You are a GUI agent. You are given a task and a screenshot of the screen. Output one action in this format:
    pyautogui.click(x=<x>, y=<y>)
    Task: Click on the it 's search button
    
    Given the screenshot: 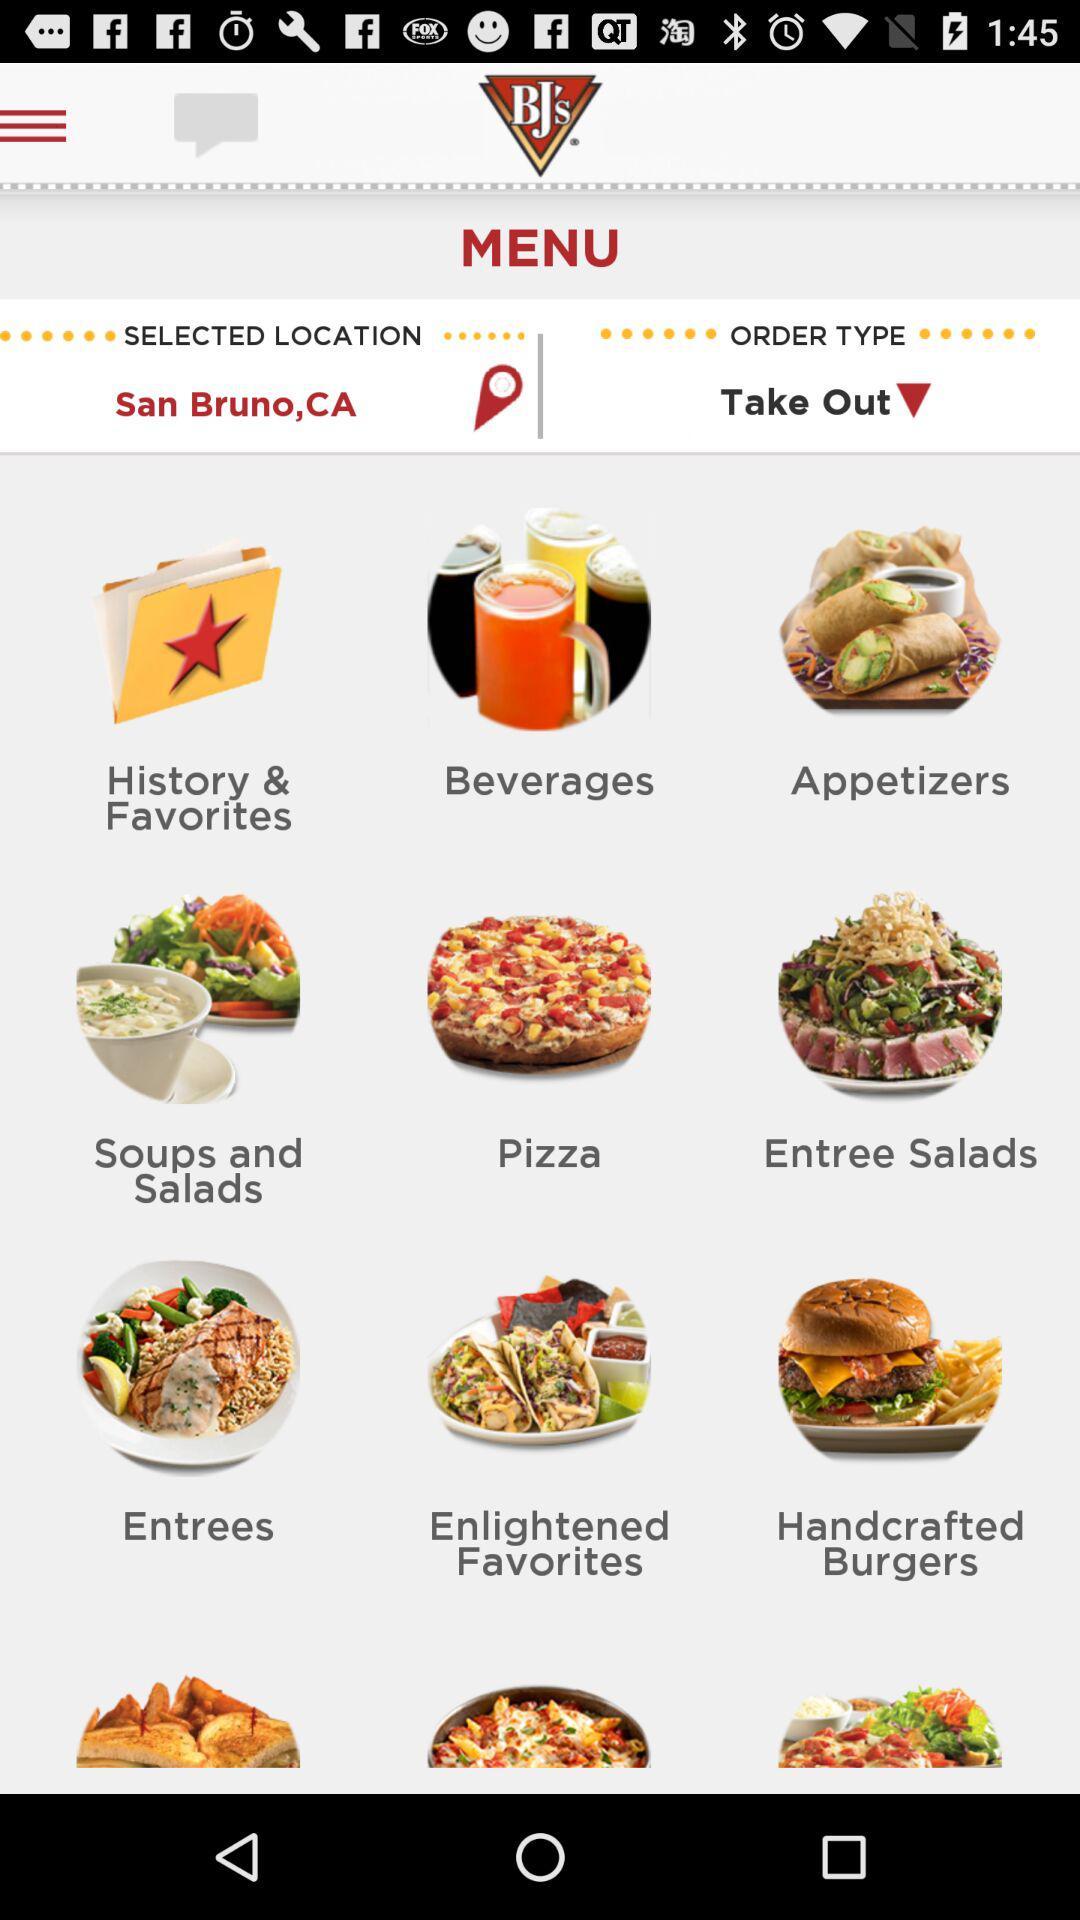 What is the action you would take?
    pyautogui.click(x=496, y=397)
    